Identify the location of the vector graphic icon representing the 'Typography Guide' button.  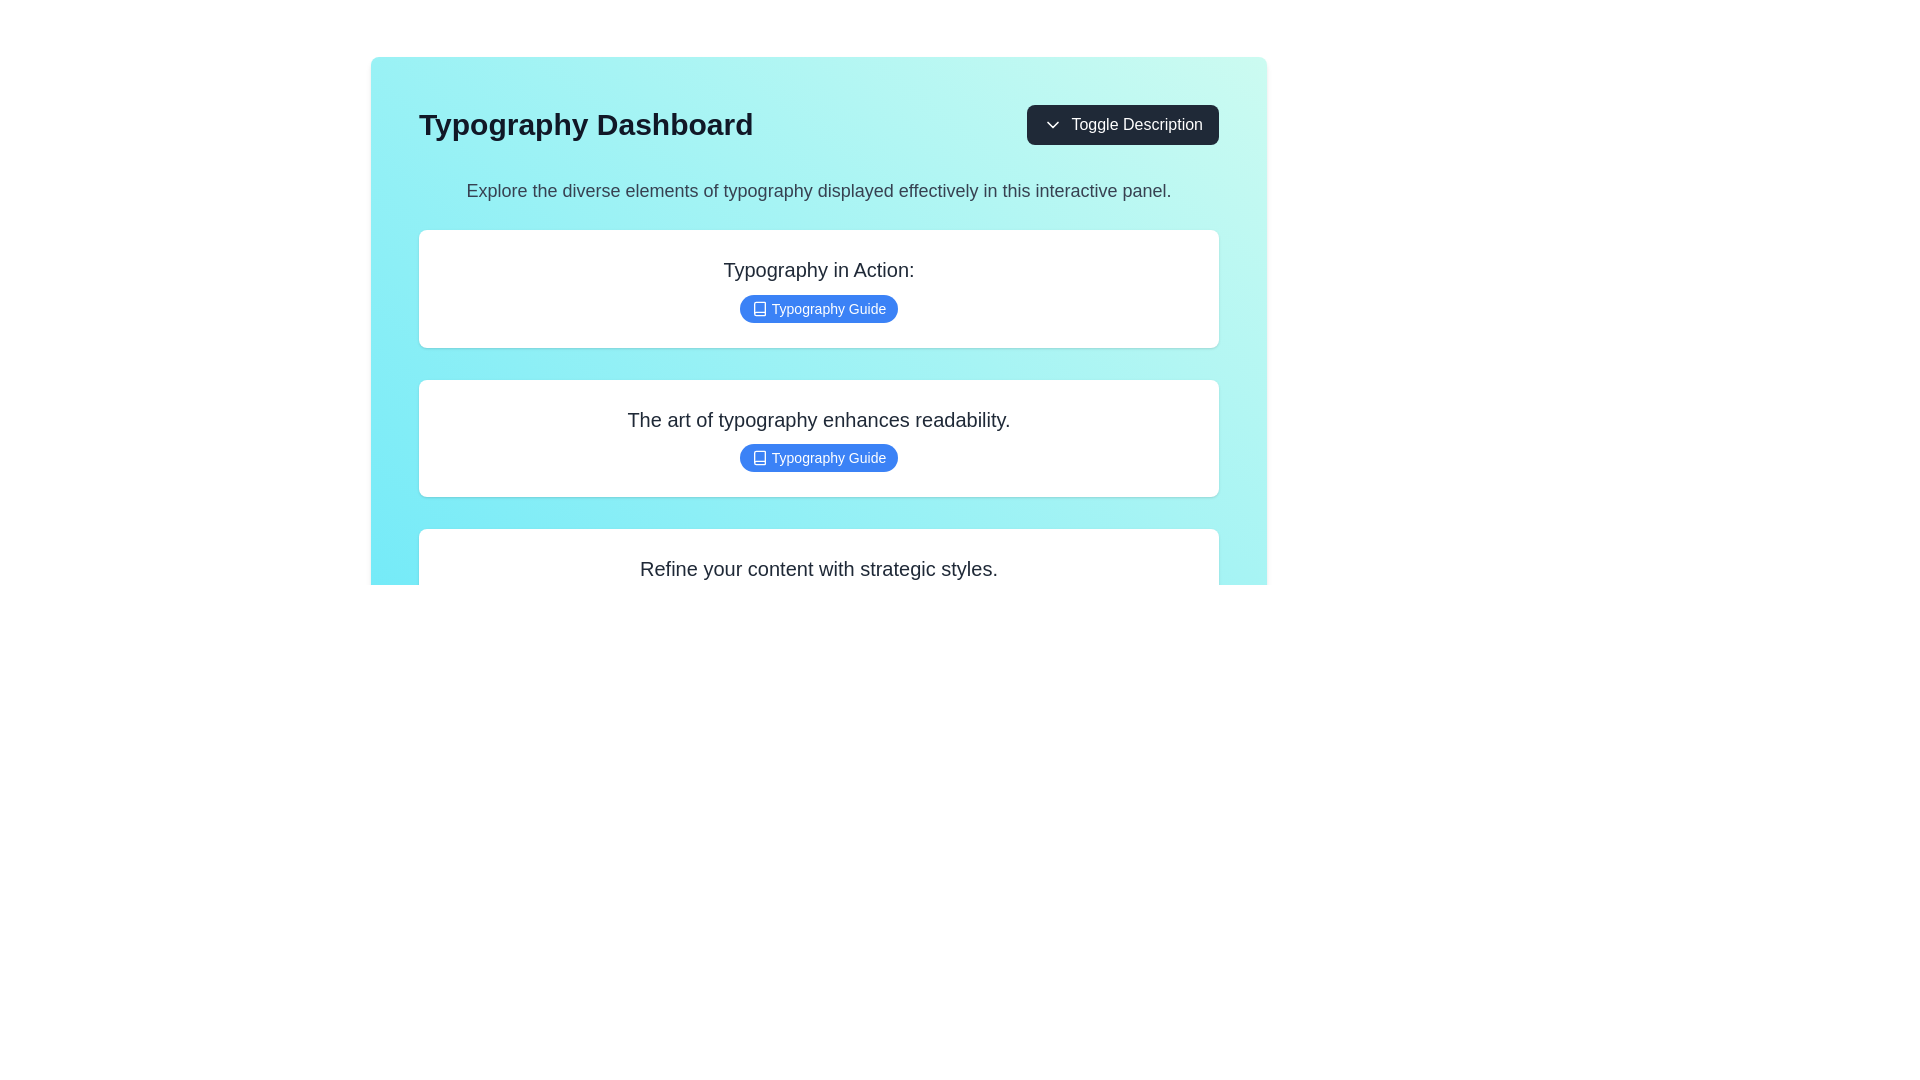
(758, 308).